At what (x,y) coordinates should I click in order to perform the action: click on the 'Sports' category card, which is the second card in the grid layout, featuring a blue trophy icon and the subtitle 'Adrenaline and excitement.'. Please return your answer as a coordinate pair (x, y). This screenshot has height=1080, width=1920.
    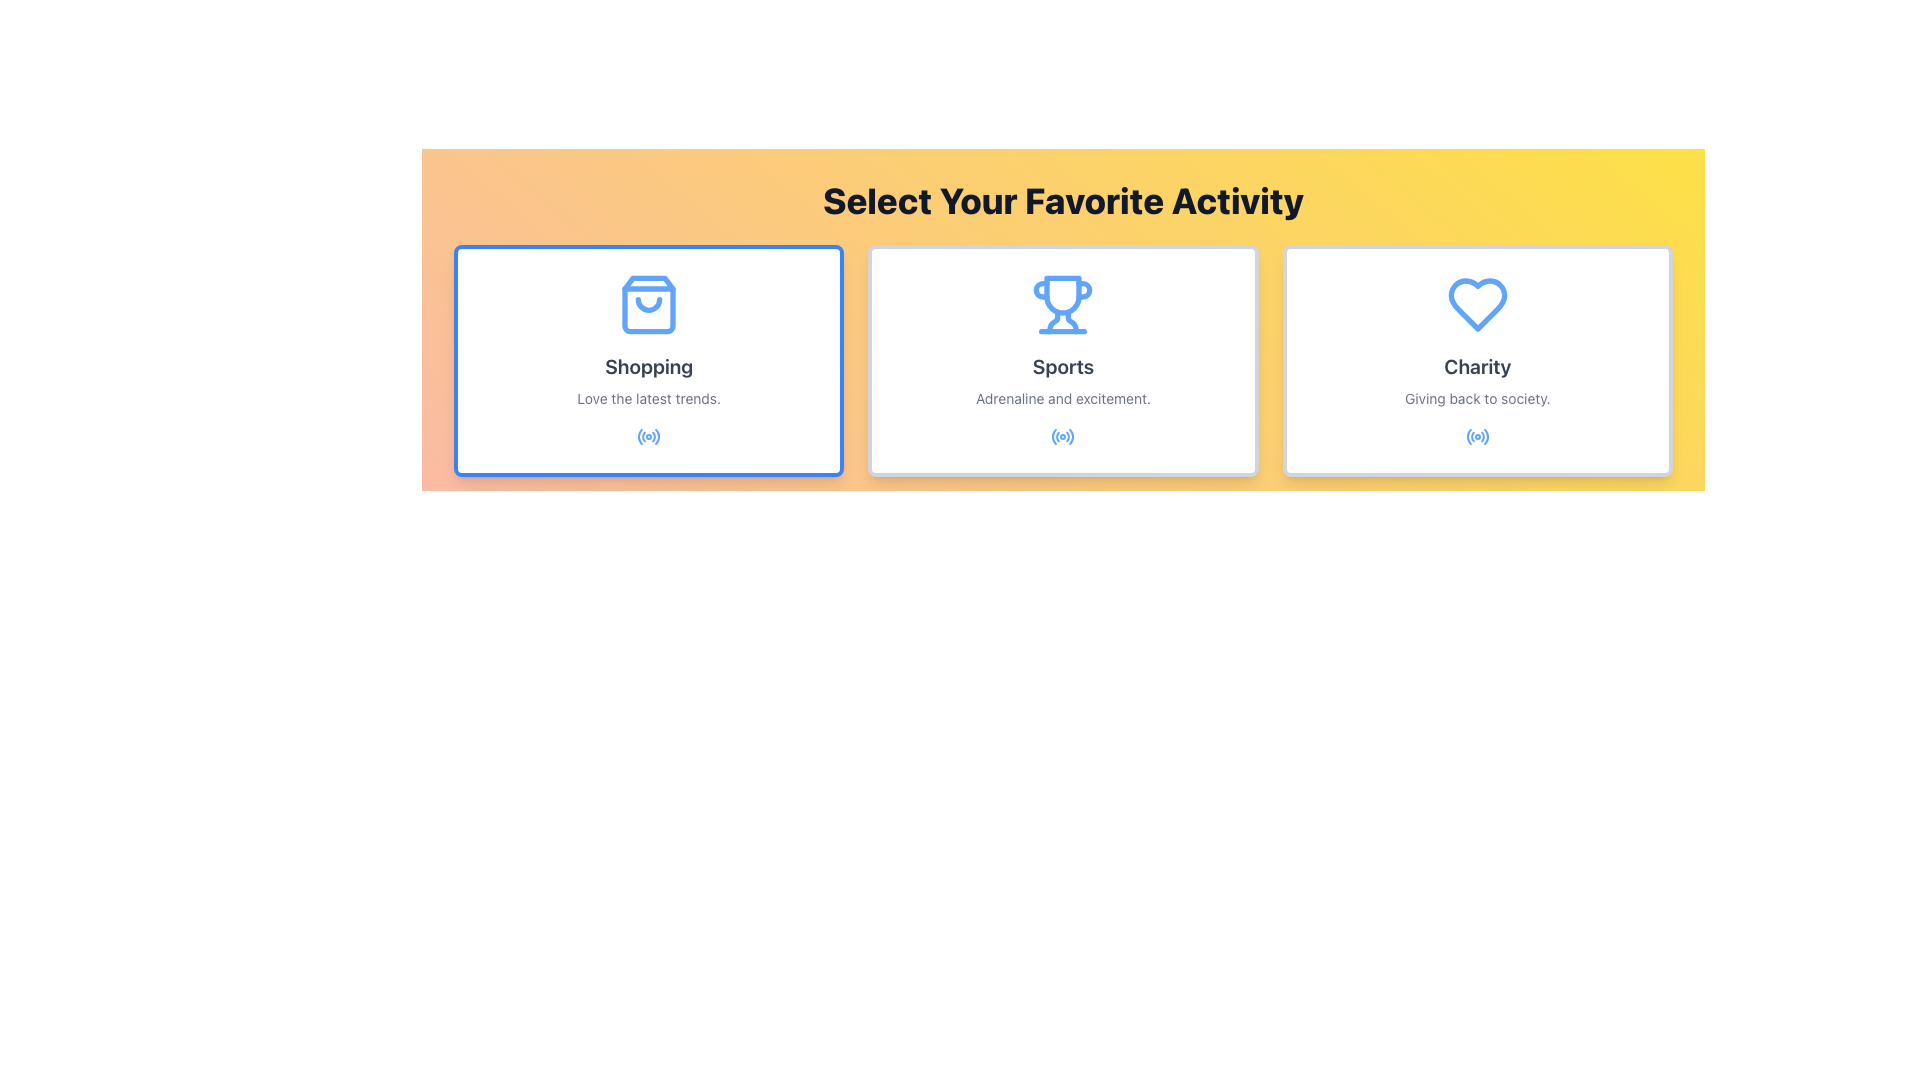
    Looking at the image, I should click on (1062, 361).